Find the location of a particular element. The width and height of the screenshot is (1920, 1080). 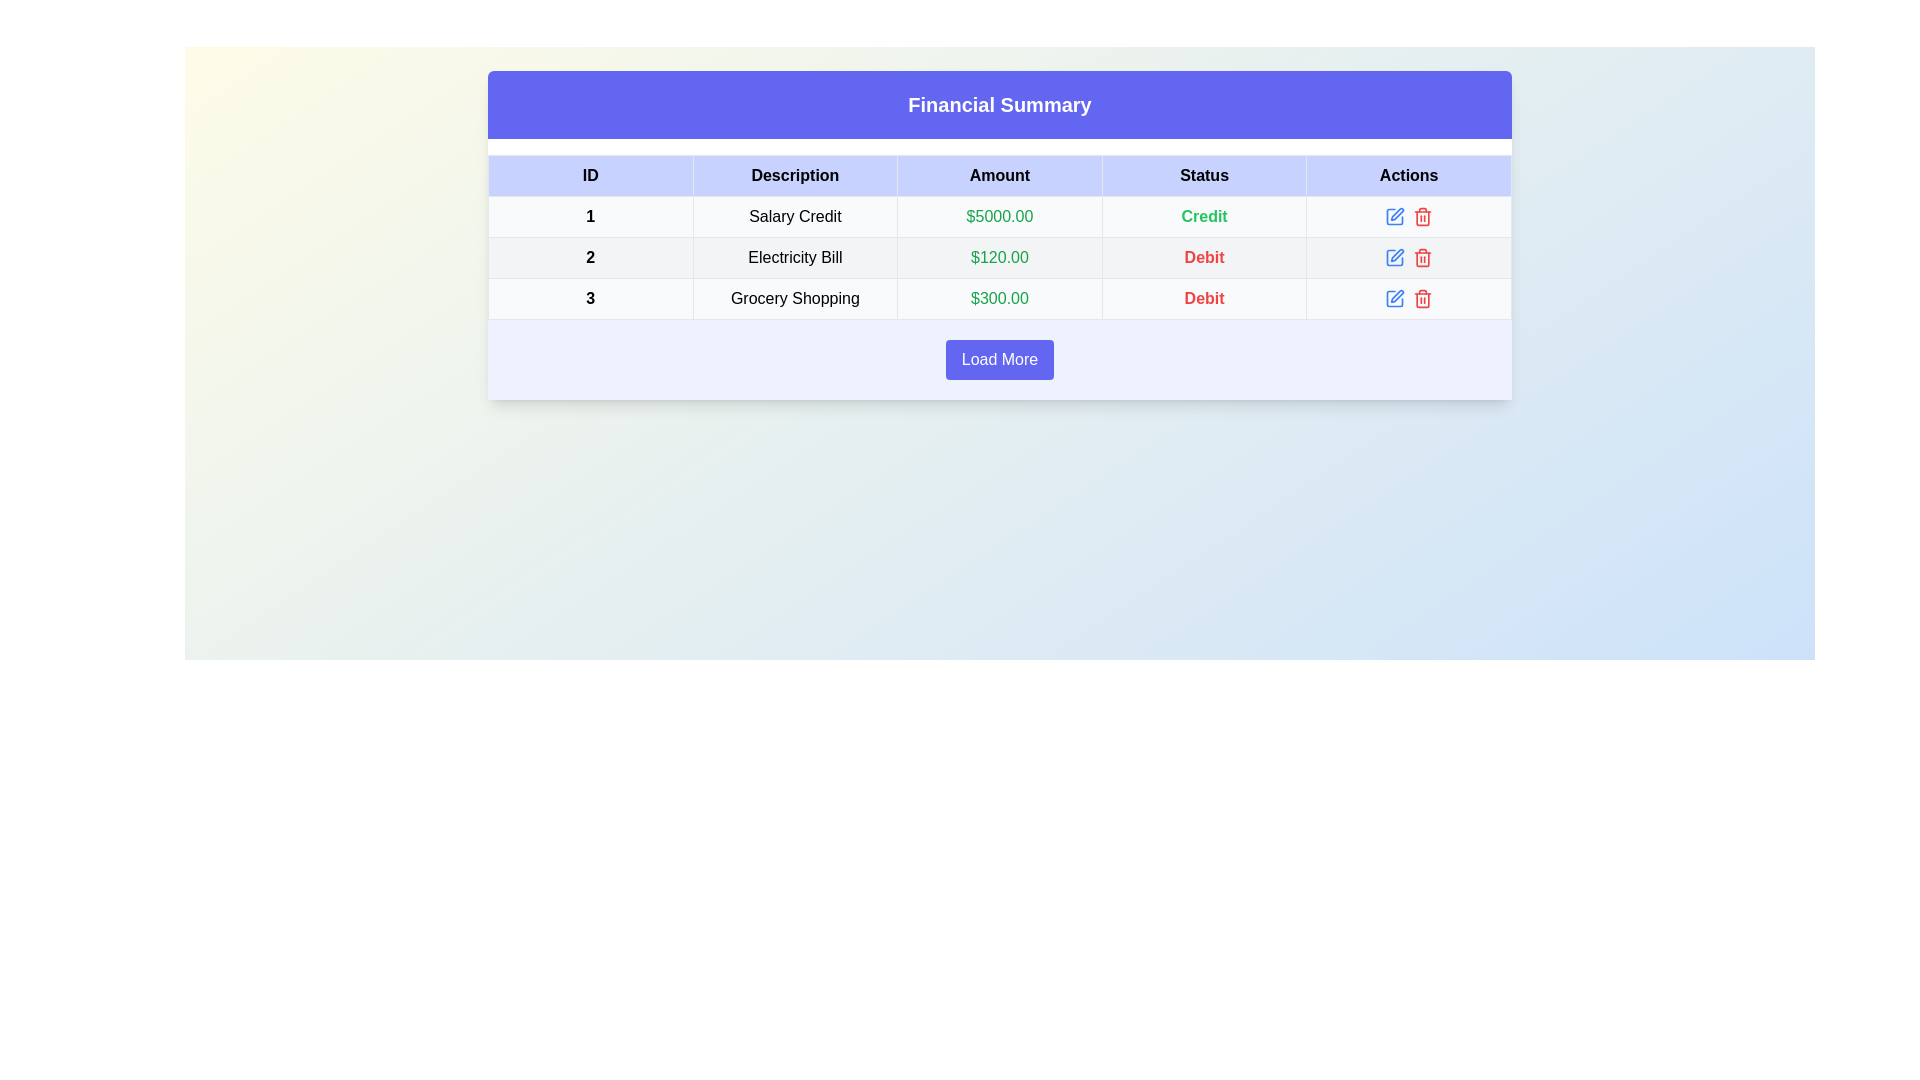

the 'Actions' header cell, which is the fifth header cell in the table's header row, positioned to the right of the 'Status' header is located at coordinates (1408, 175).